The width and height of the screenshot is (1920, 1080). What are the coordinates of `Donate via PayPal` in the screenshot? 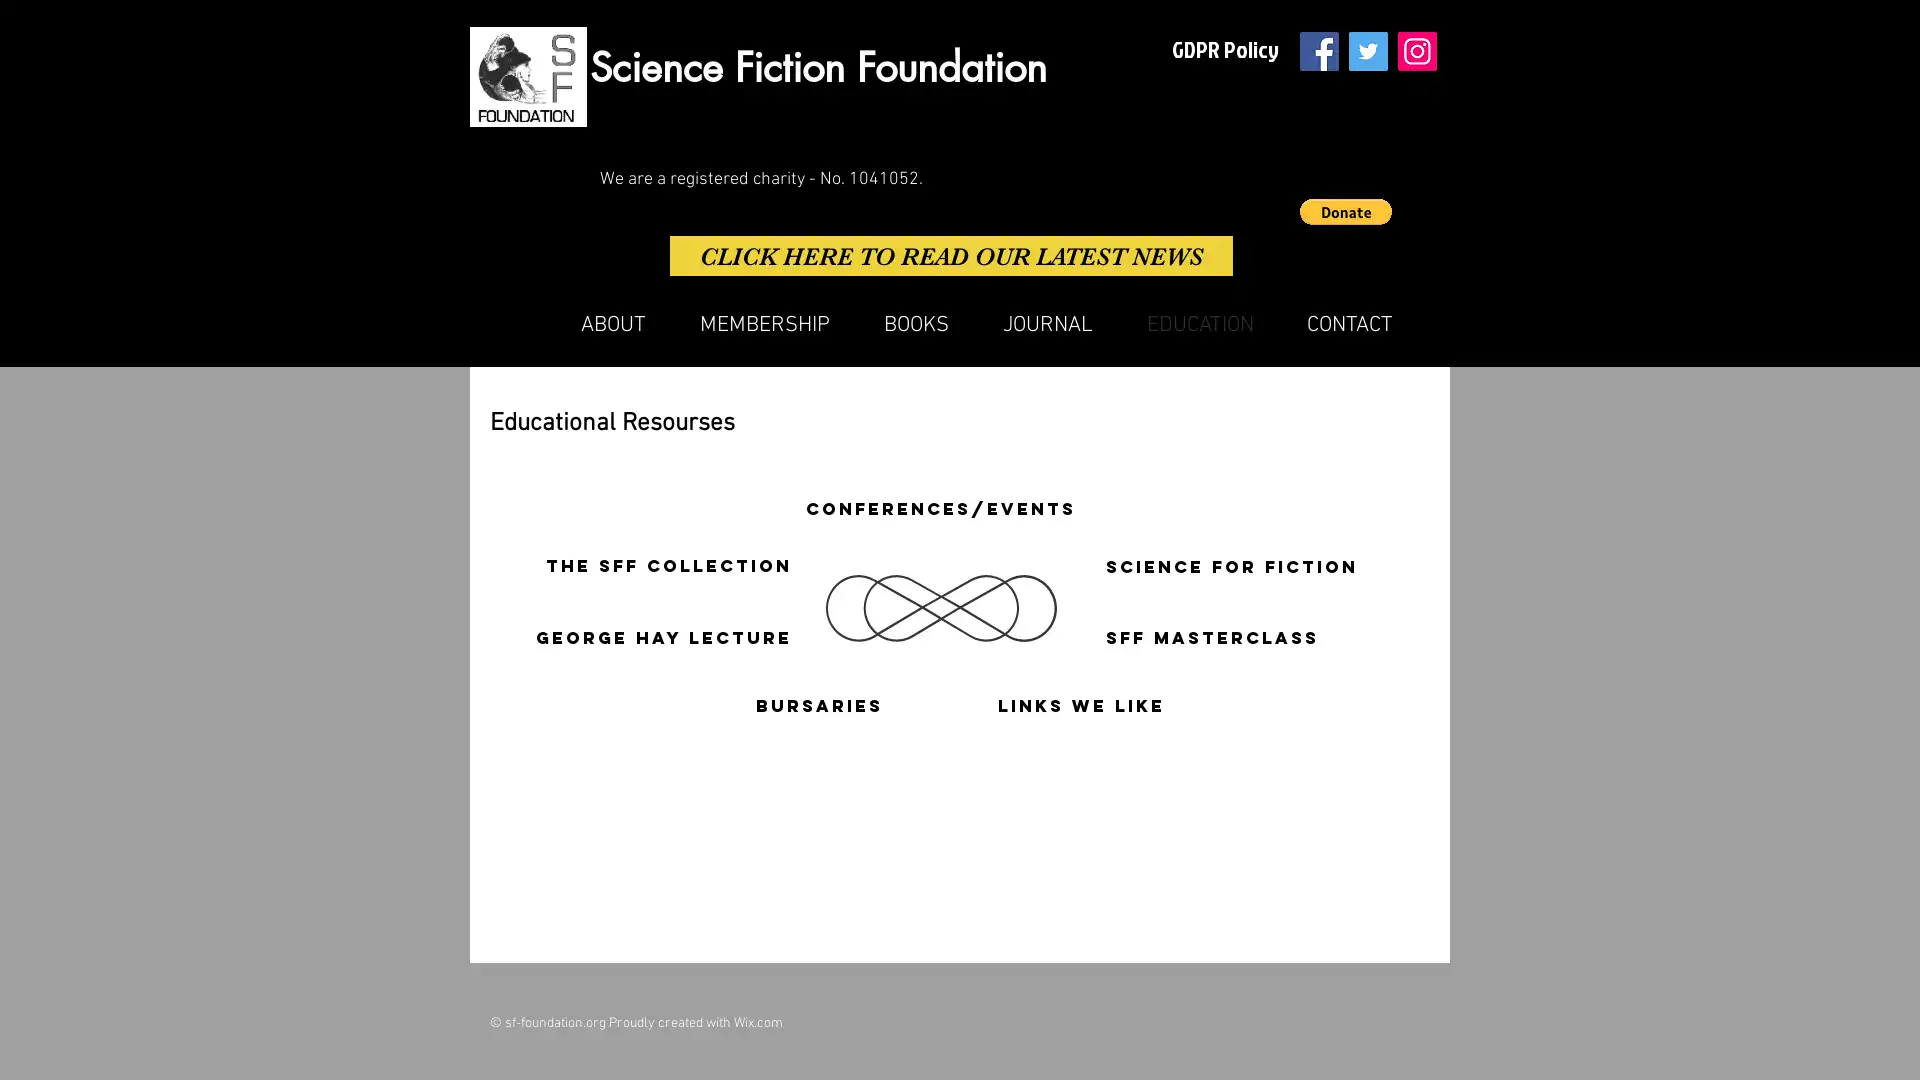 It's located at (1345, 212).